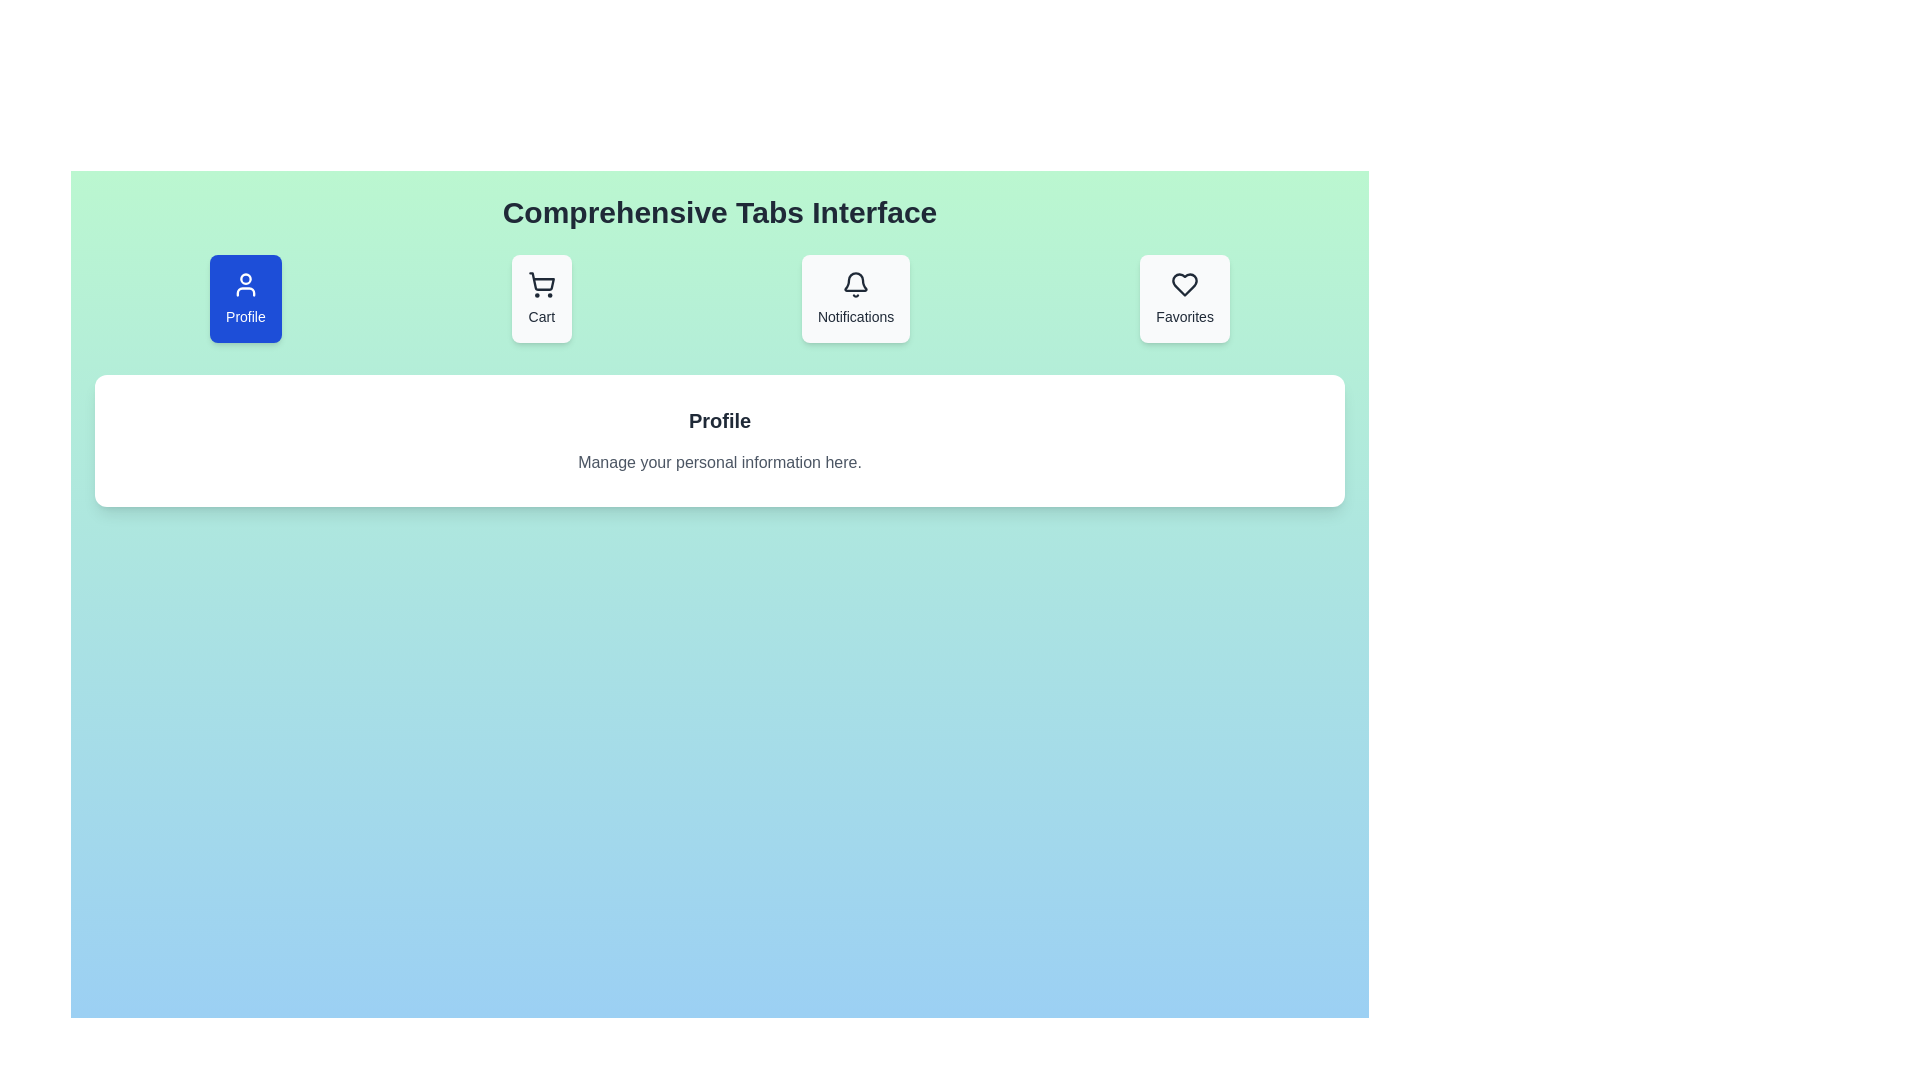  Describe the element at coordinates (856, 285) in the screenshot. I see `the bell icon located in the 'Notifications' card, which is the third card from the left in the upper-center part of the interface` at that location.